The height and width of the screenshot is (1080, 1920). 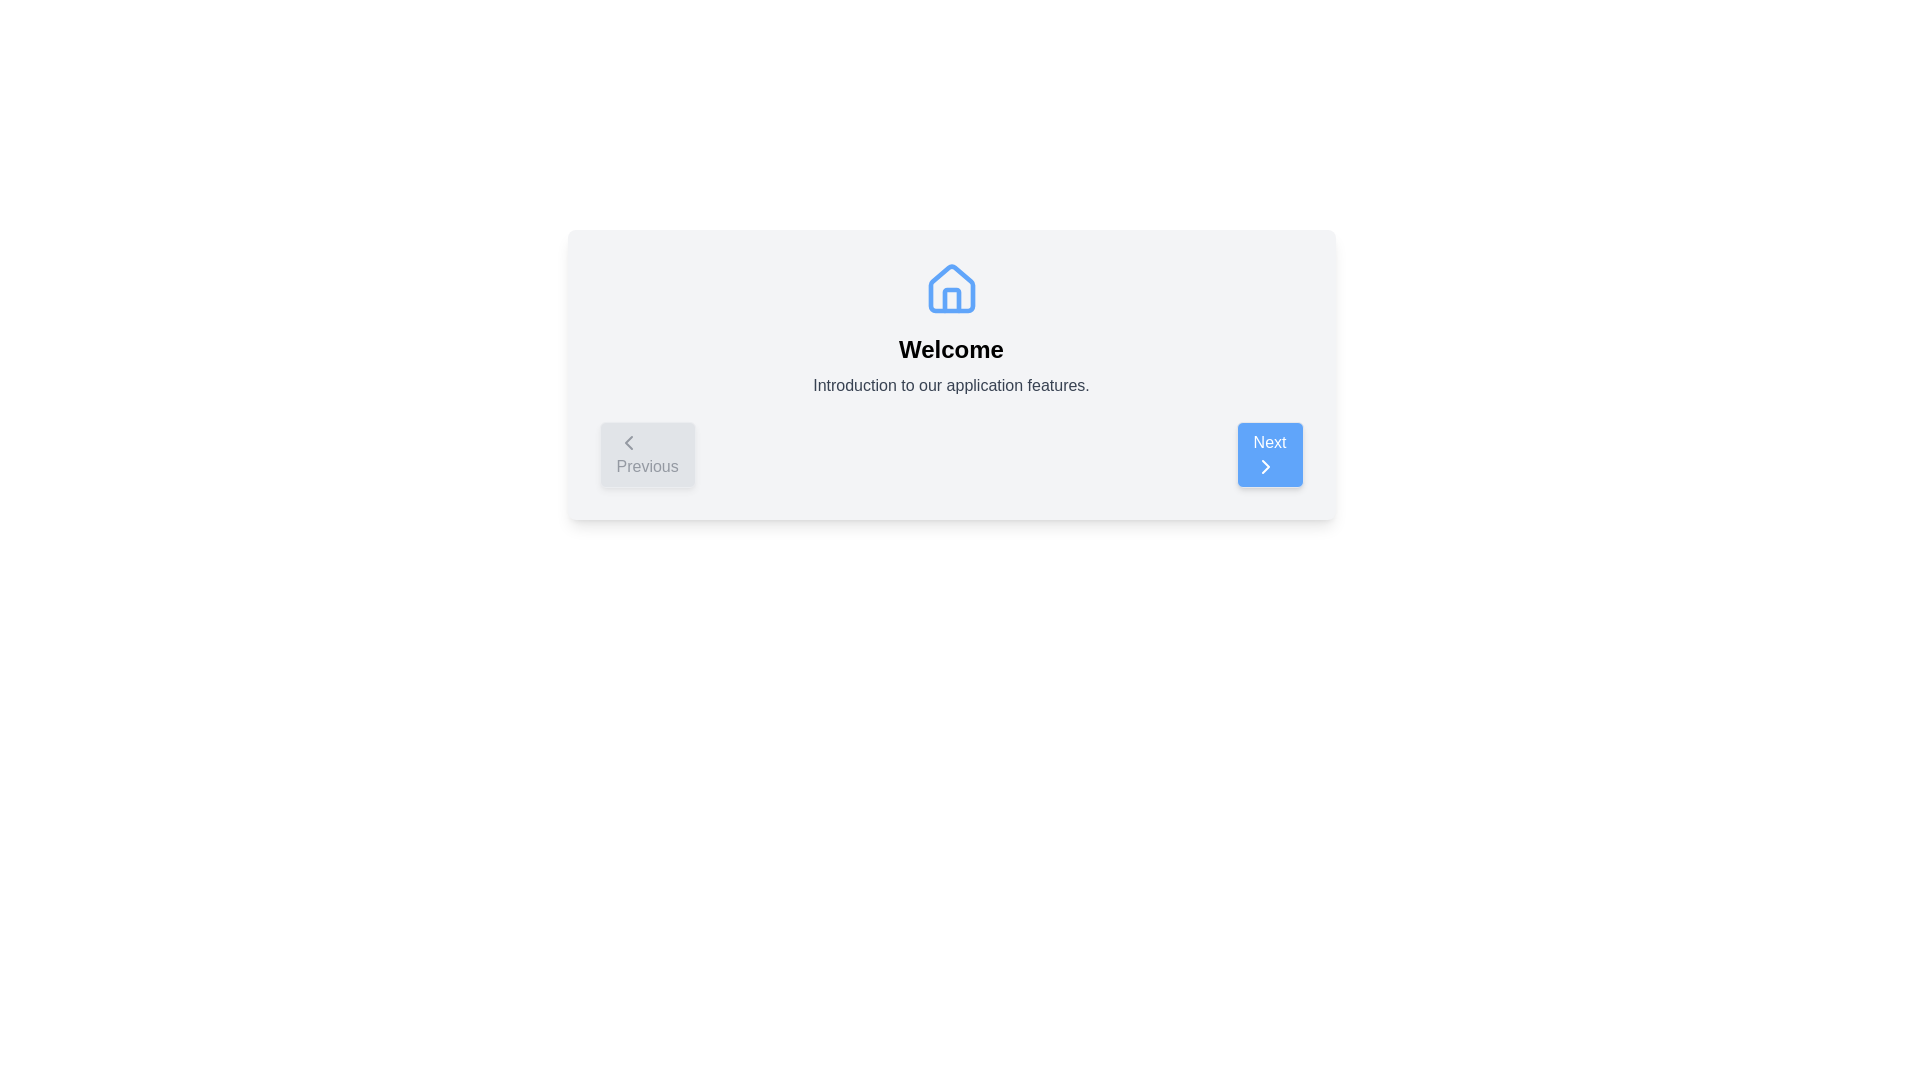 I want to click on the rightward-pointing chevron arrow icon located inside the 'Next' button at the bottom-right corner of the interface, so click(x=1264, y=466).